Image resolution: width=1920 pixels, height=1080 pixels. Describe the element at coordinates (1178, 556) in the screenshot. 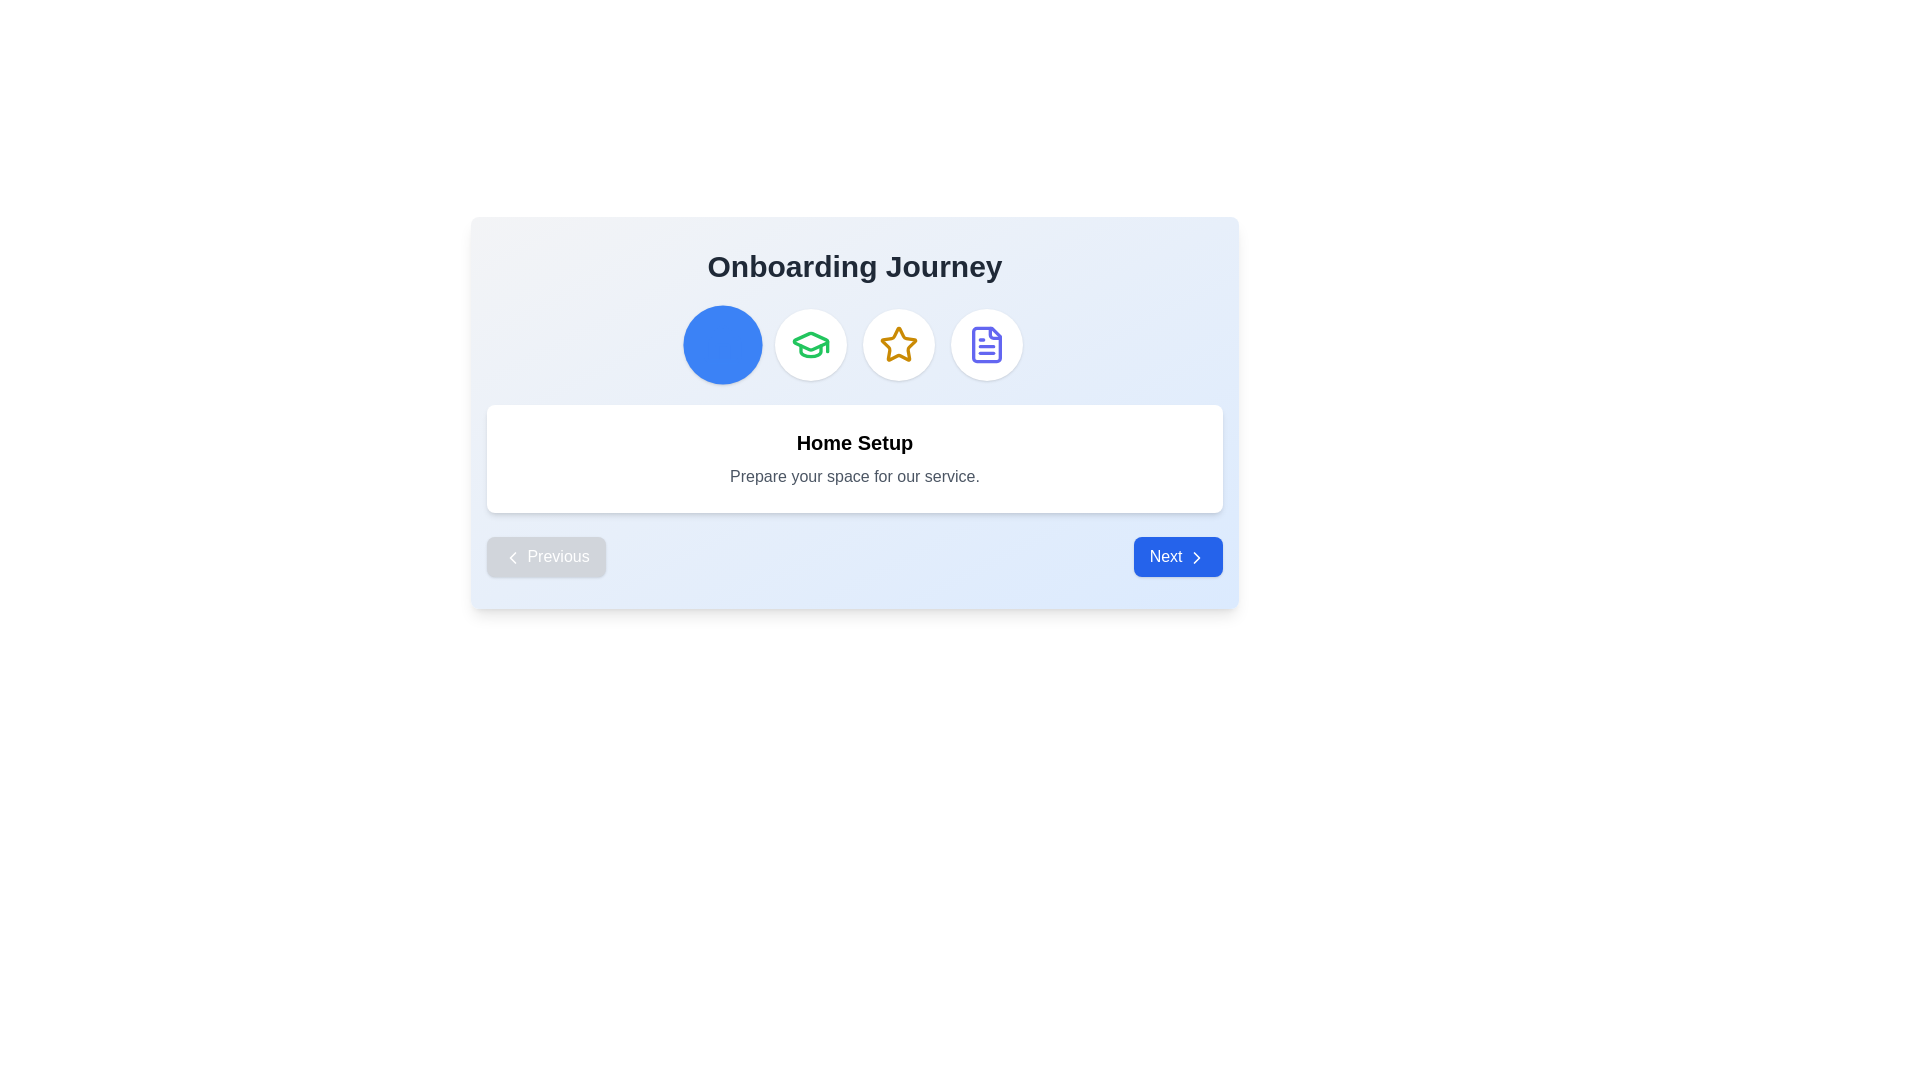

I see `the navigation button located at the bottom right of the 'Onboarding Journey' section to observe the color change` at that location.